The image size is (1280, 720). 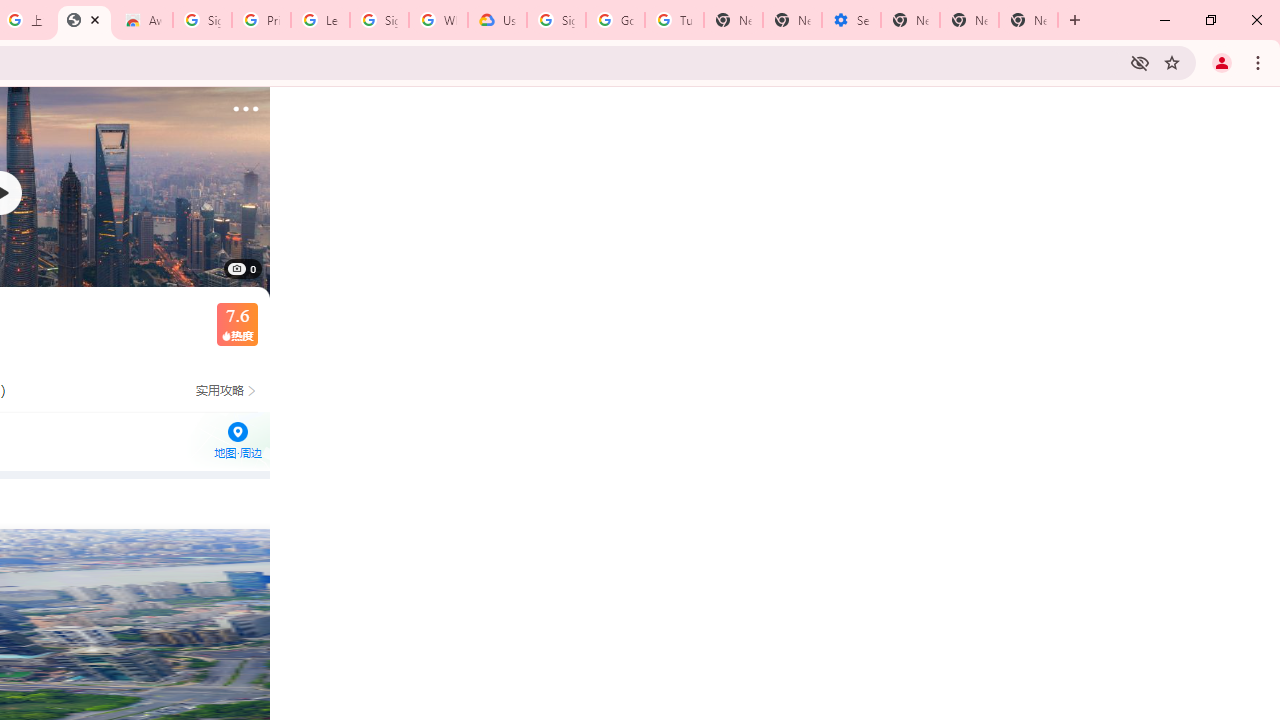 What do you see at coordinates (142, 20) in the screenshot?
I see `'Awesome Screen Recorder & Screenshot - Chrome Web Store'` at bounding box center [142, 20].